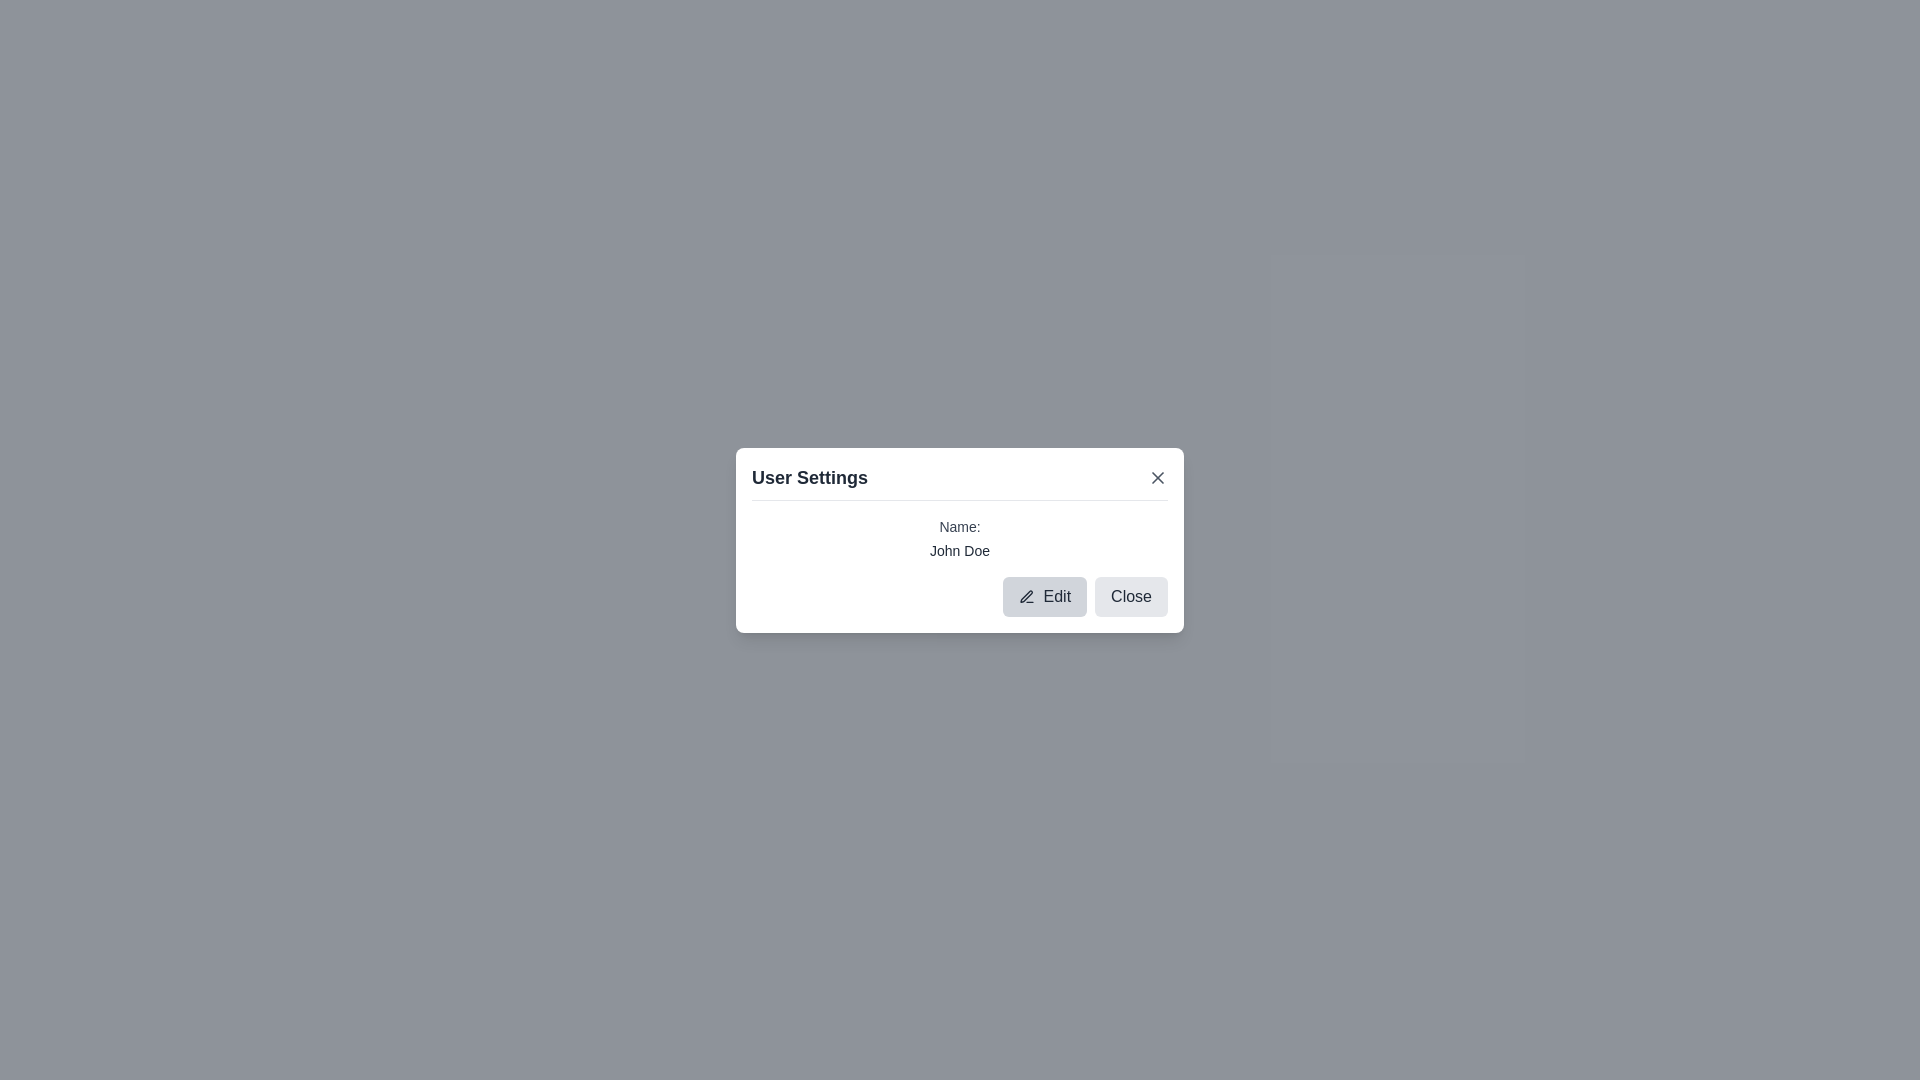 Image resolution: width=1920 pixels, height=1080 pixels. Describe the element at coordinates (1027, 596) in the screenshot. I see `the 'Edit' icon located inside the 'Edit' button at the lower-left side of the 'User Settings' modal window, which is positioned to the left of the 'Close' button` at that location.